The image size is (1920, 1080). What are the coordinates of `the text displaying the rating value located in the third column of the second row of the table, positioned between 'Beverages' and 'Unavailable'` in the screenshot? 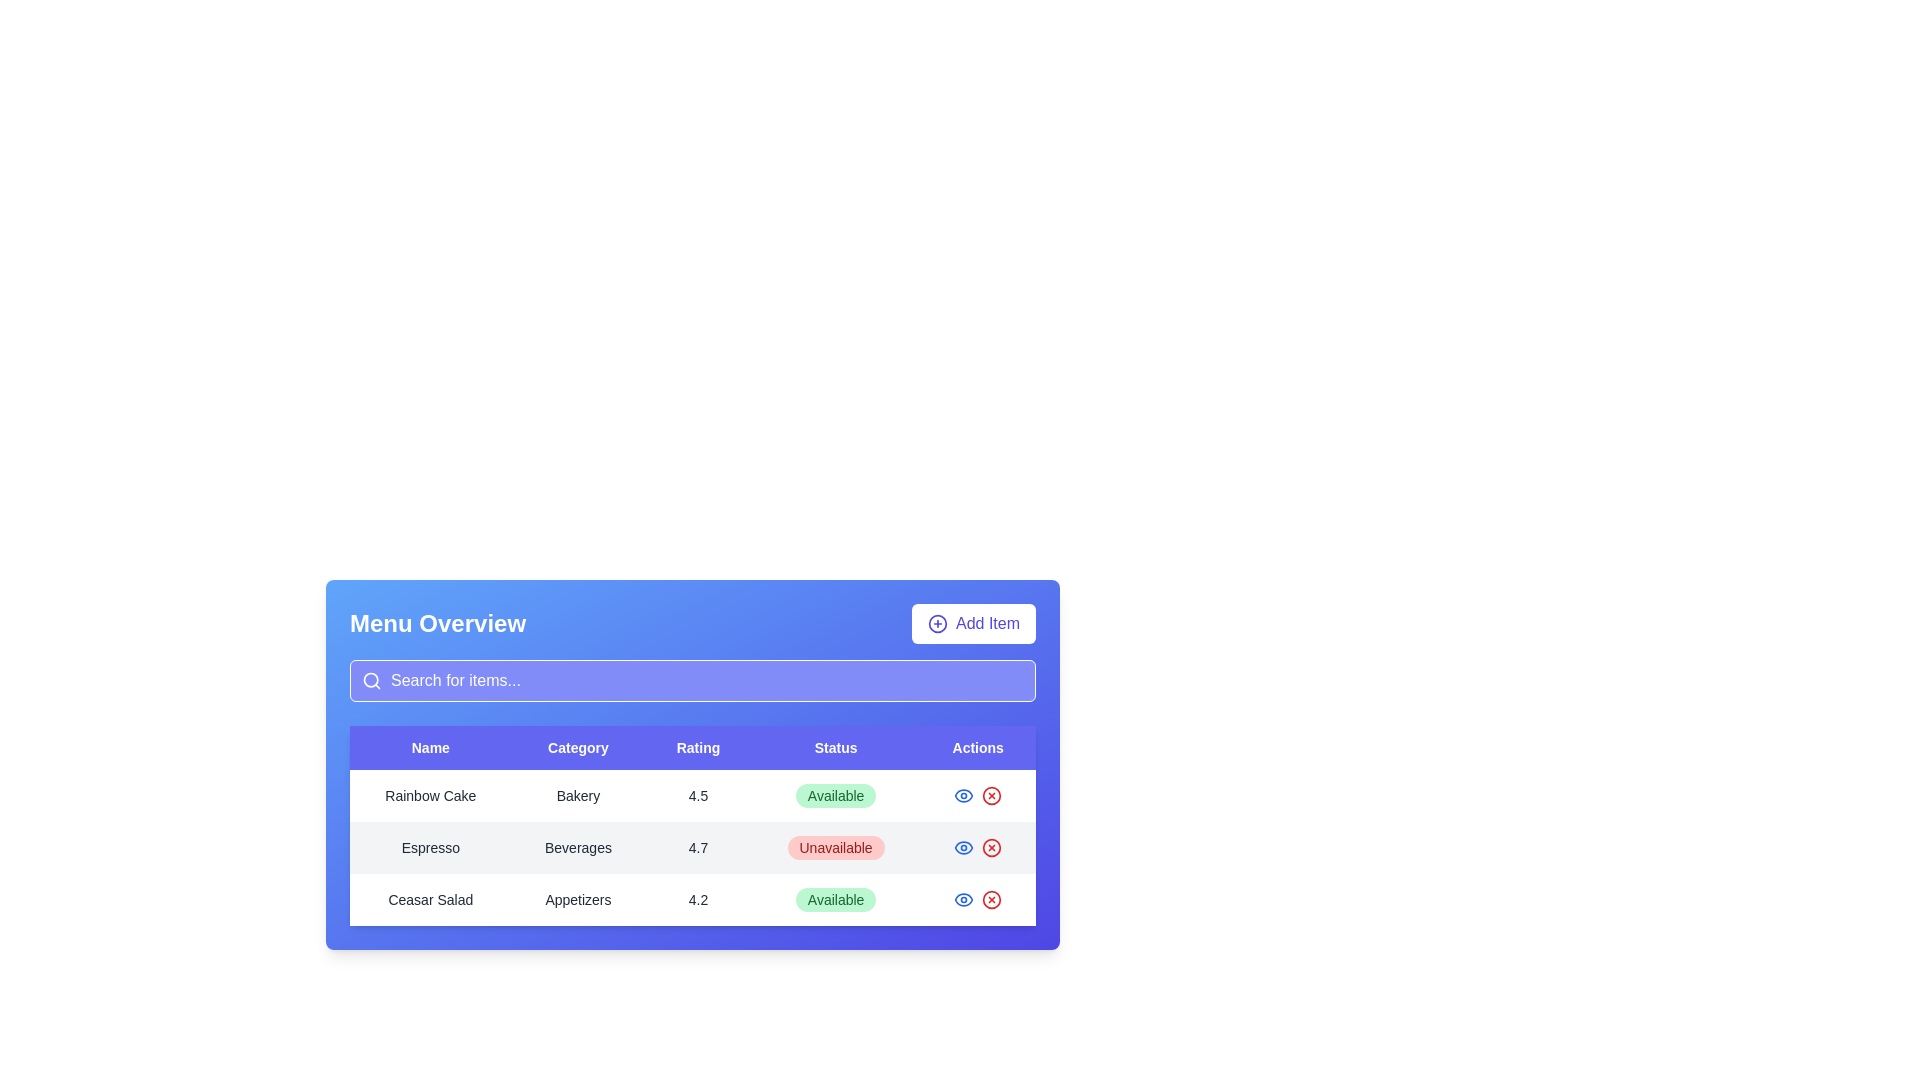 It's located at (698, 848).